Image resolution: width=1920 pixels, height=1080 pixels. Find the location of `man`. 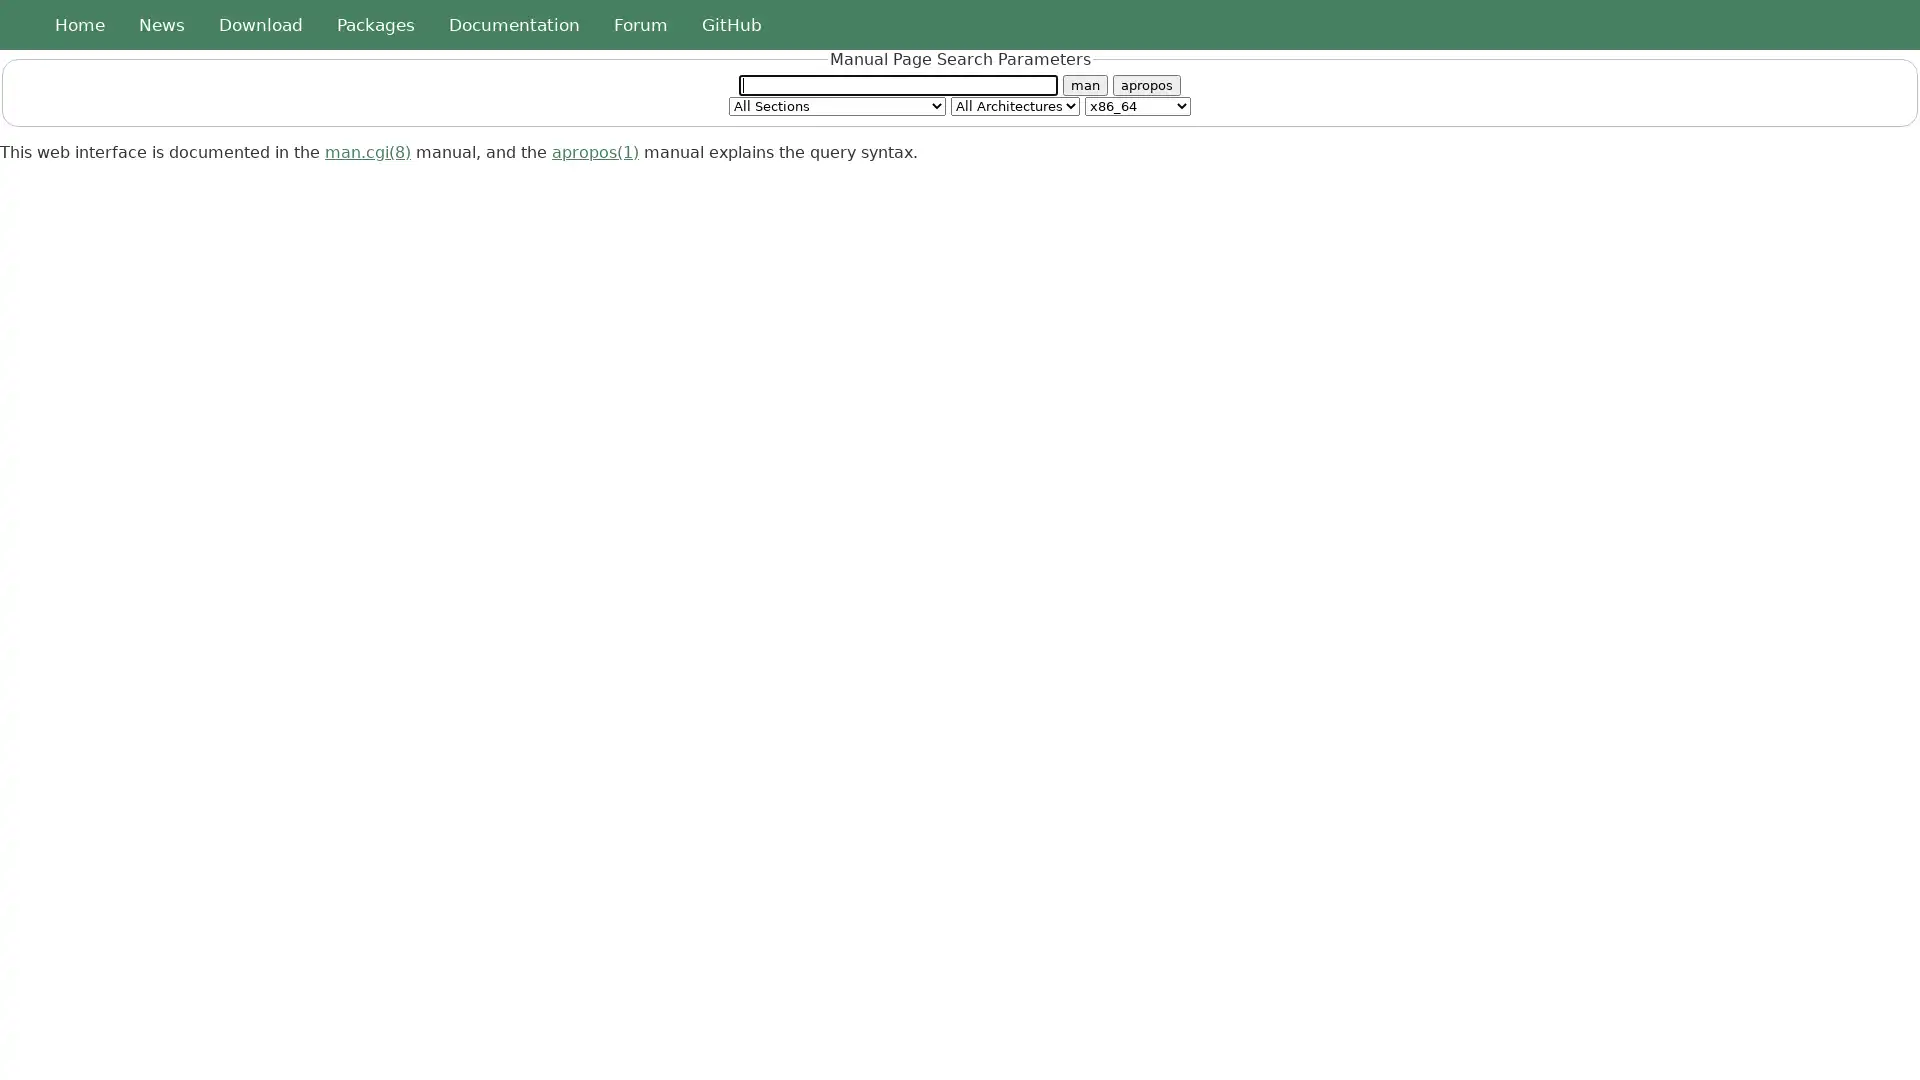

man is located at coordinates (1084, 83).